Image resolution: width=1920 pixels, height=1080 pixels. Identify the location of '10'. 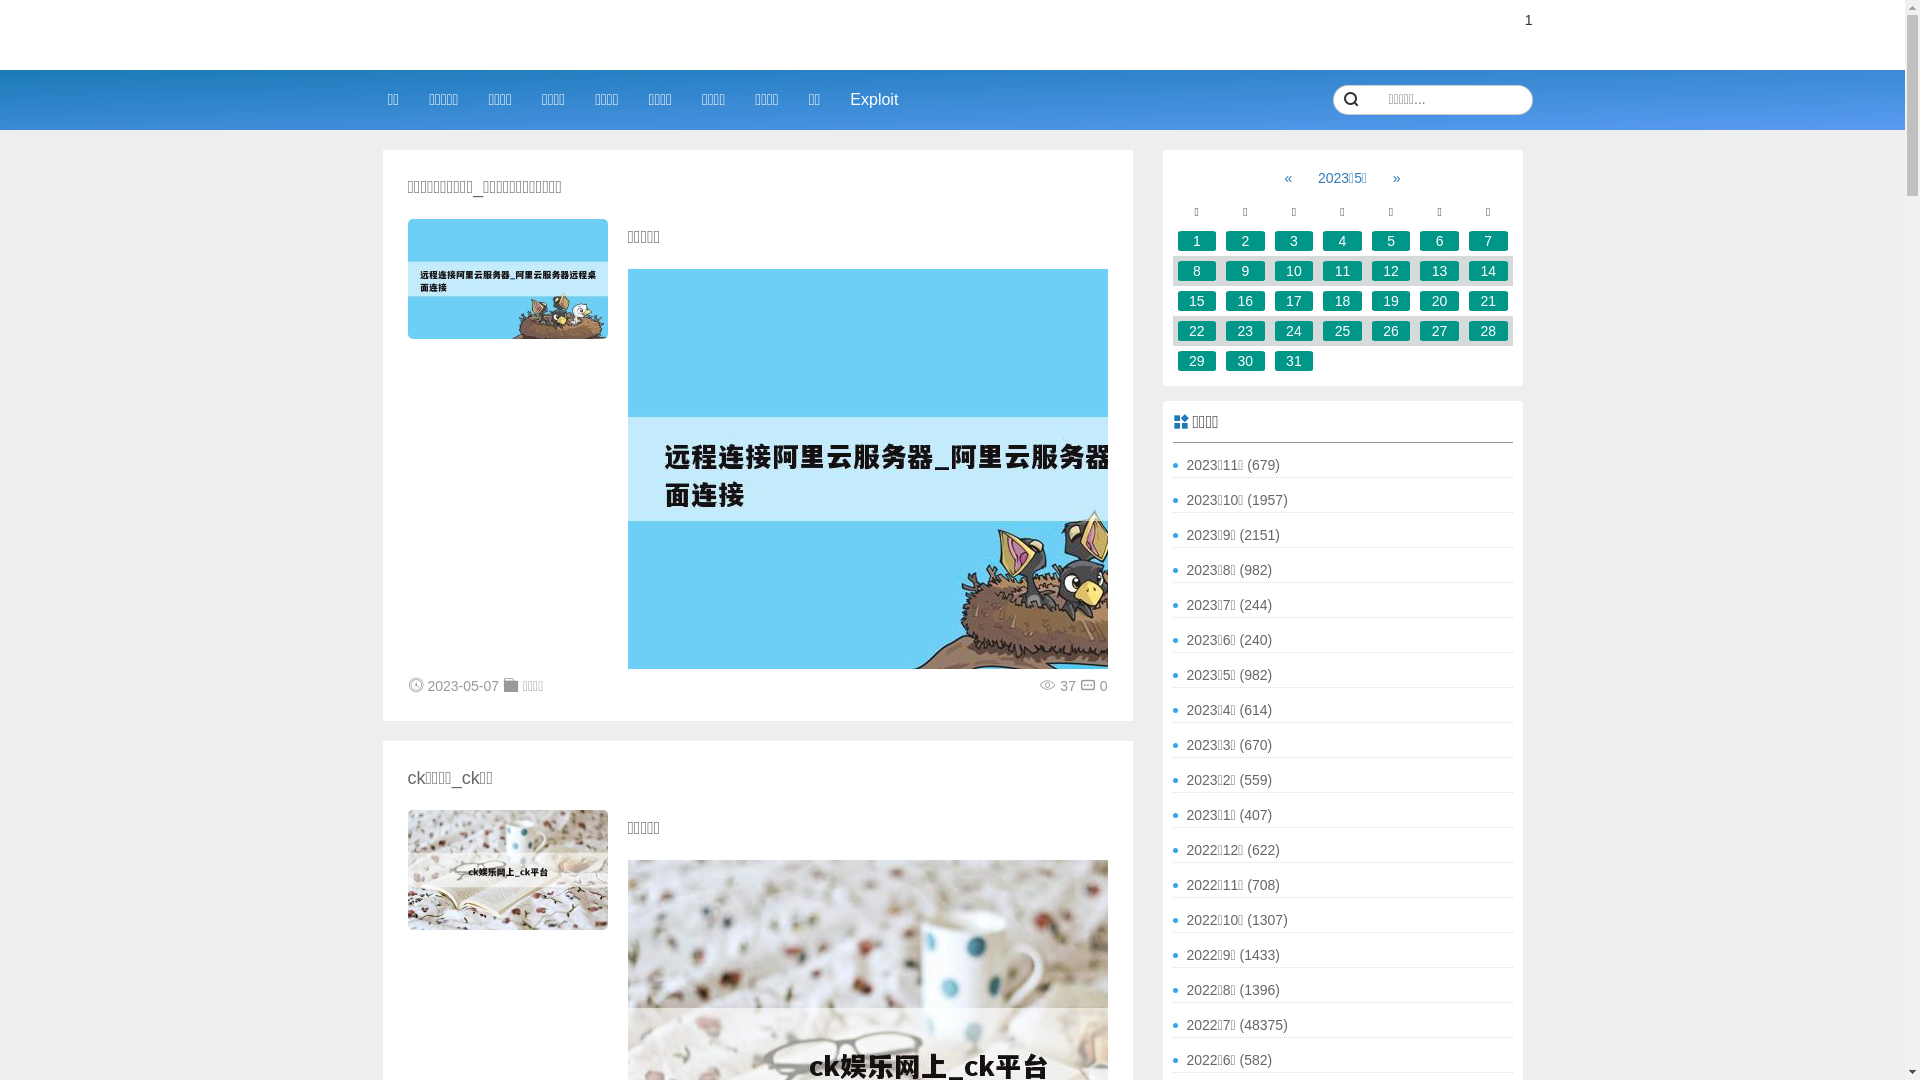
(1294, 270).